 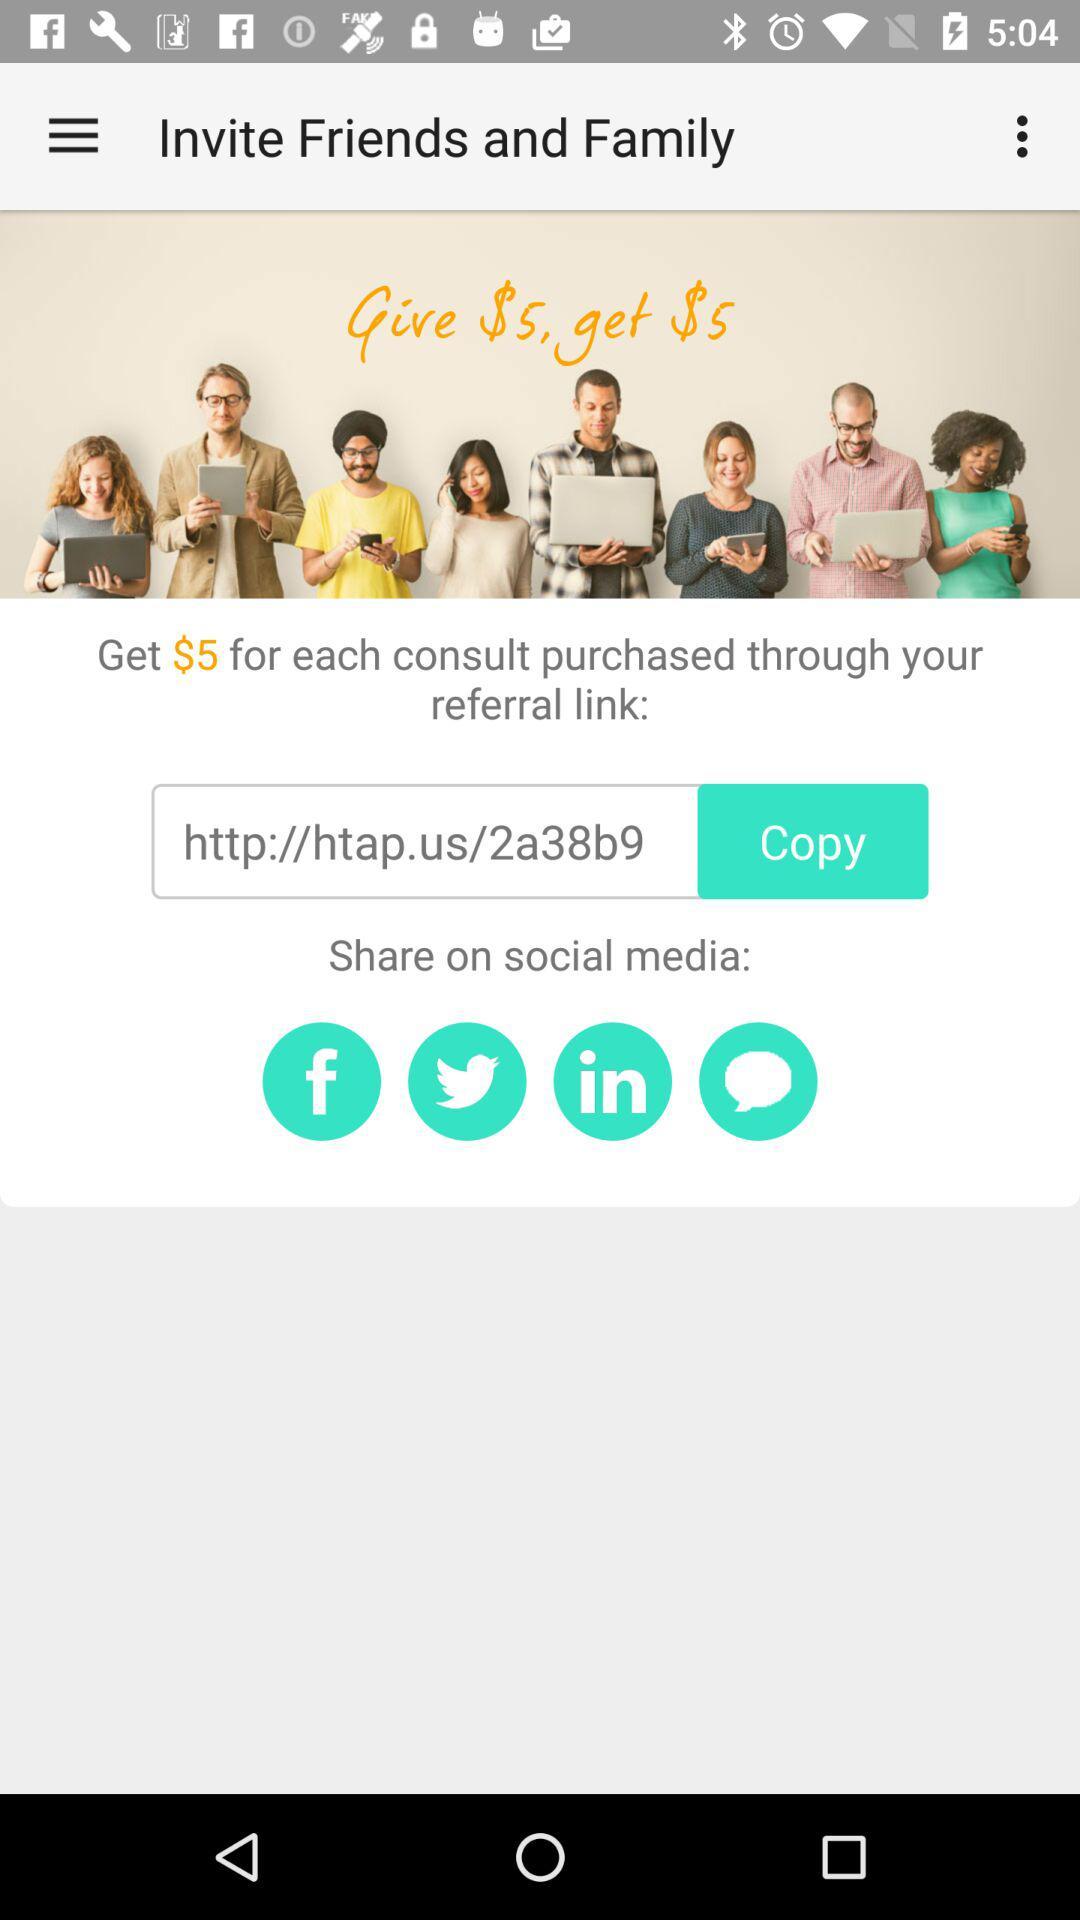 I want to click on http htap us item, so click(x=412, y=841).